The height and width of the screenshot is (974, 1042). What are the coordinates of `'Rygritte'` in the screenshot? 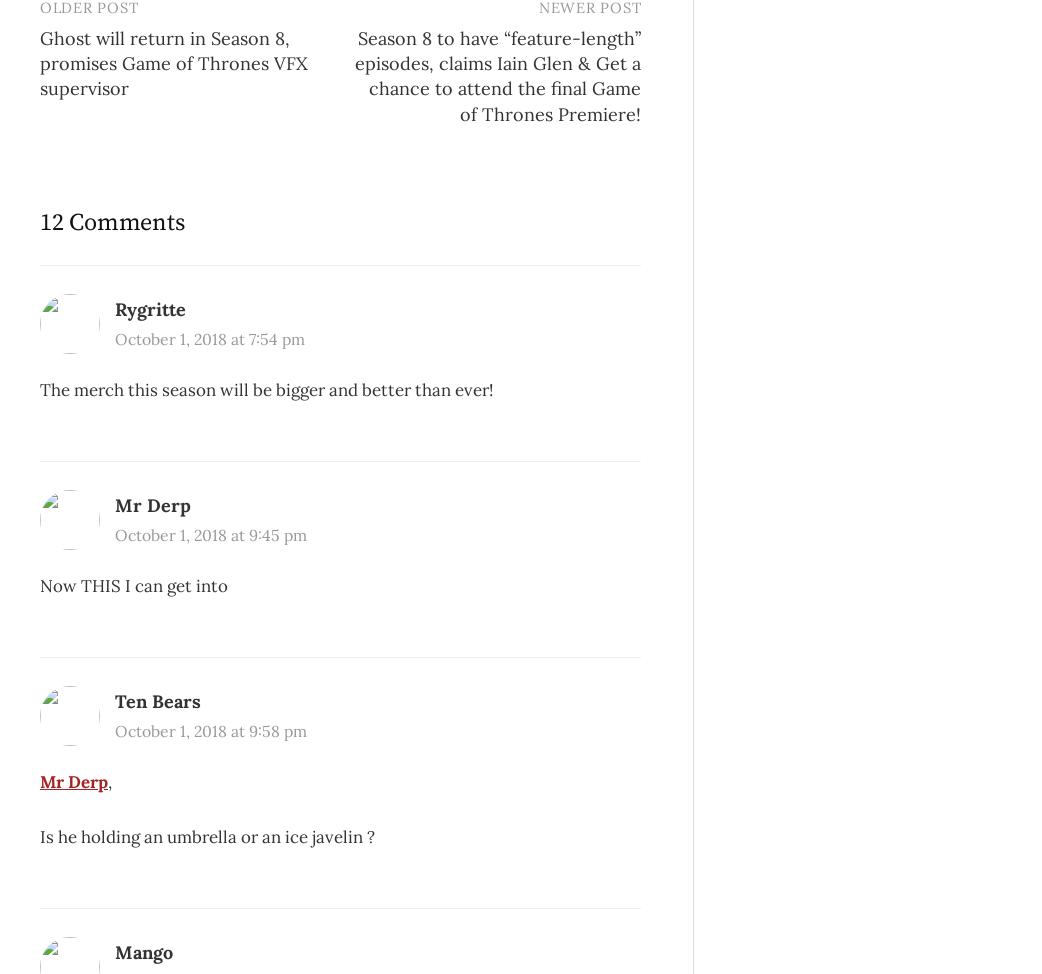 It's located at (150, 308).